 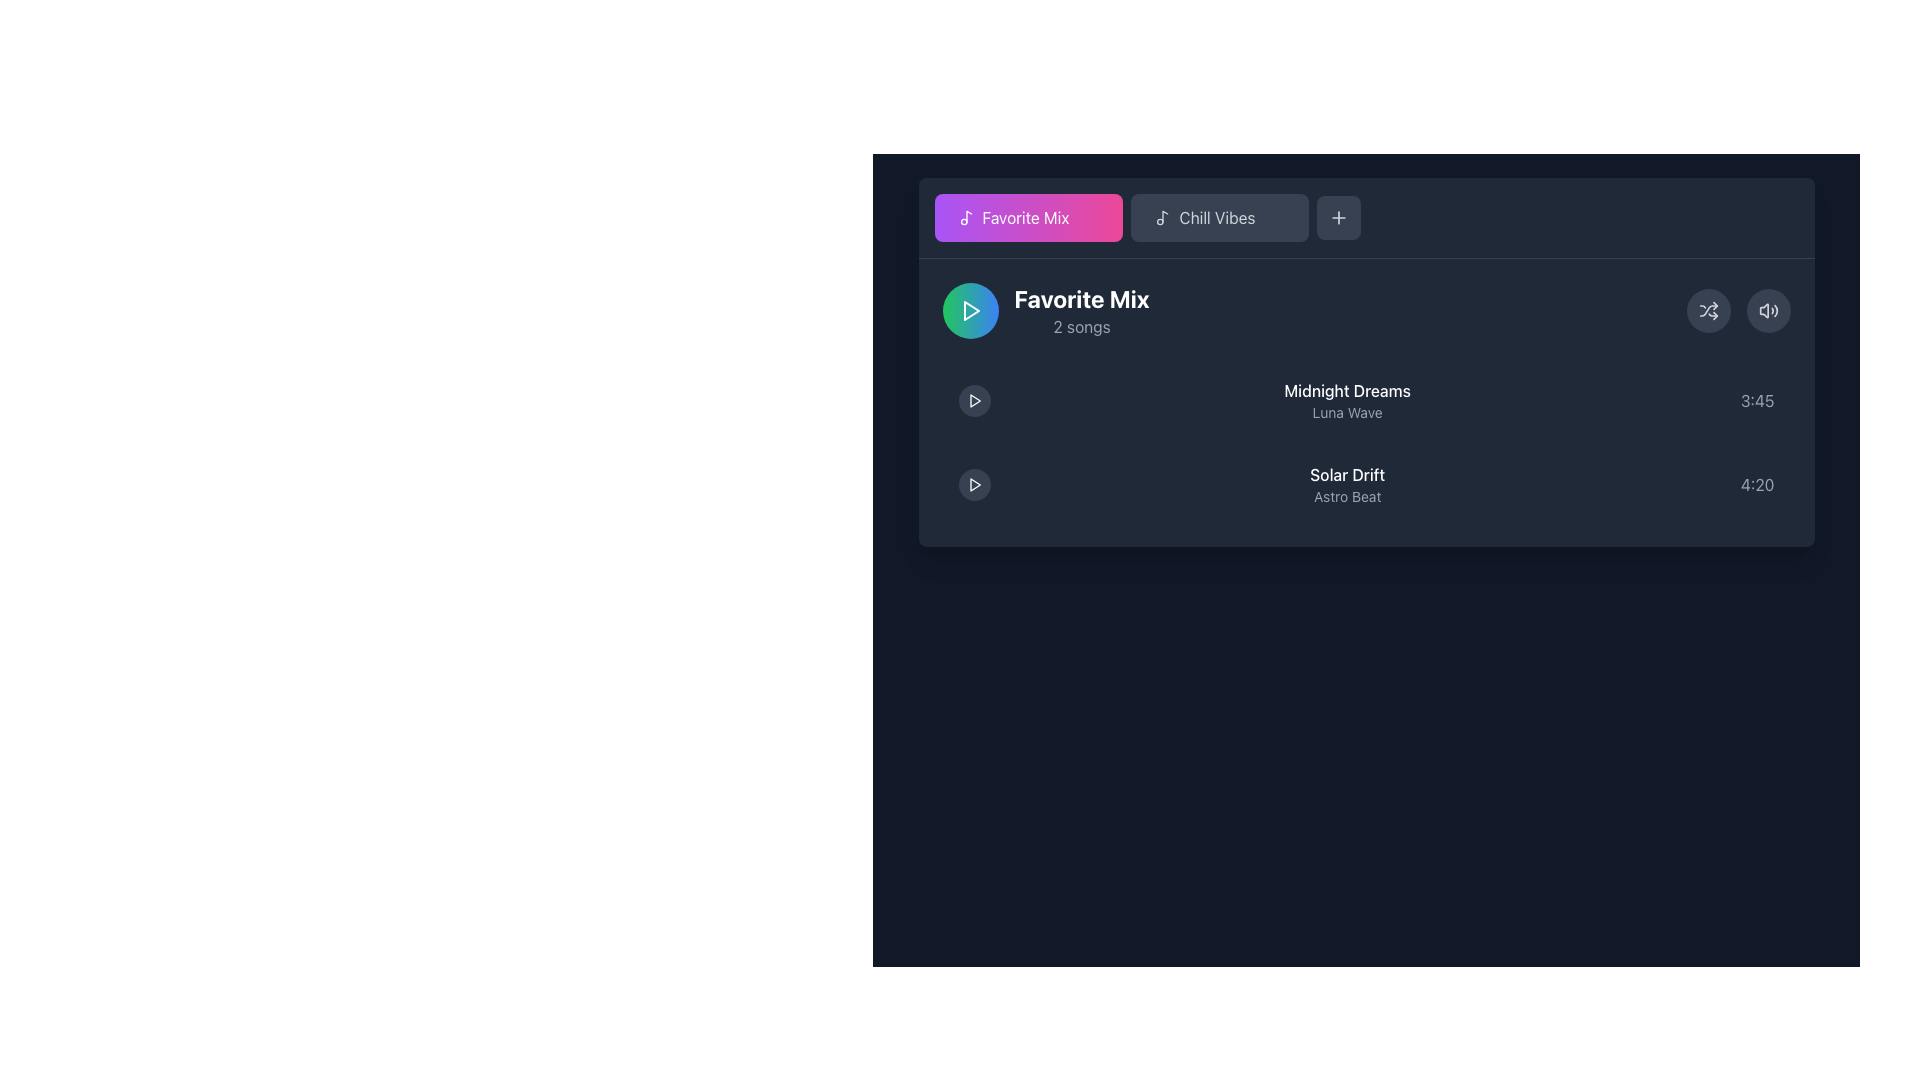 I want to click on the 'Chill Vibes' navigation button, which is styled with gray text on a dark background, so click(x=1216, y=218).